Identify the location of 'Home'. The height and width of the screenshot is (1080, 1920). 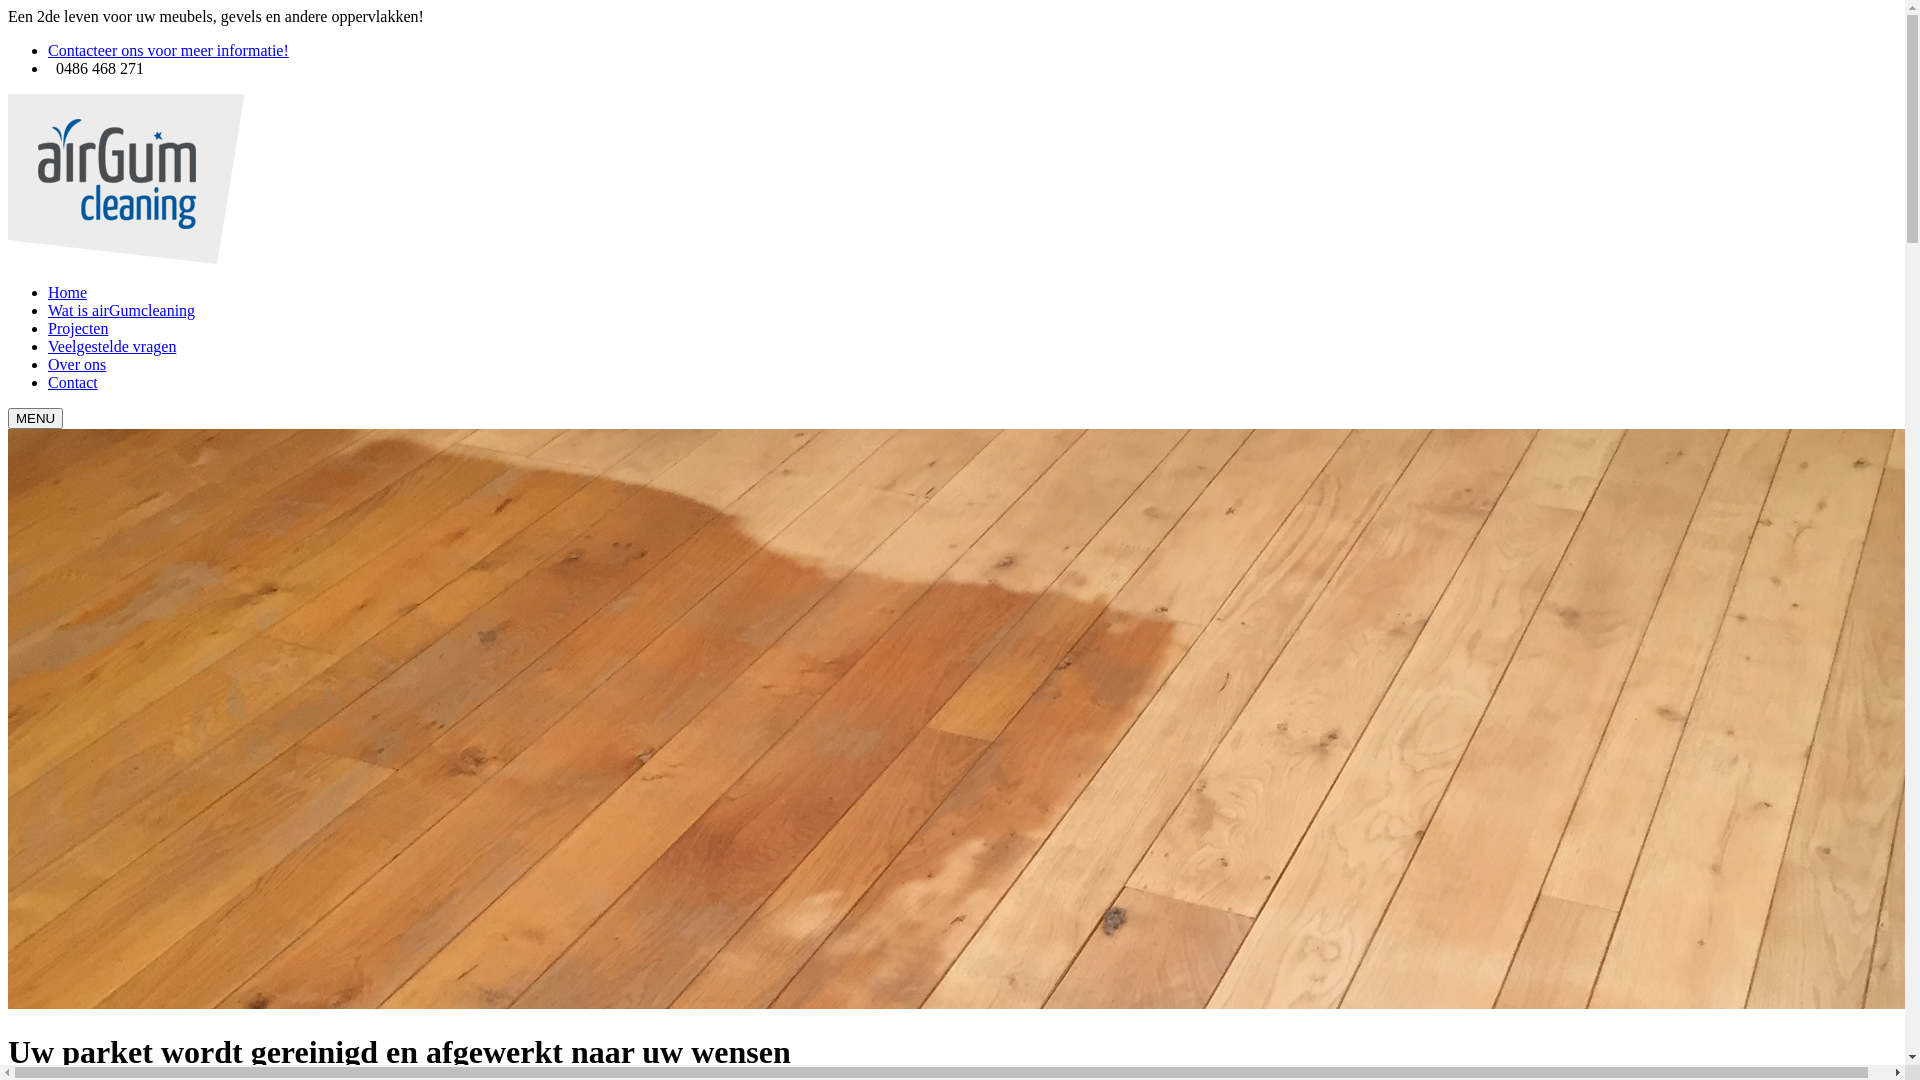
(48, 292).